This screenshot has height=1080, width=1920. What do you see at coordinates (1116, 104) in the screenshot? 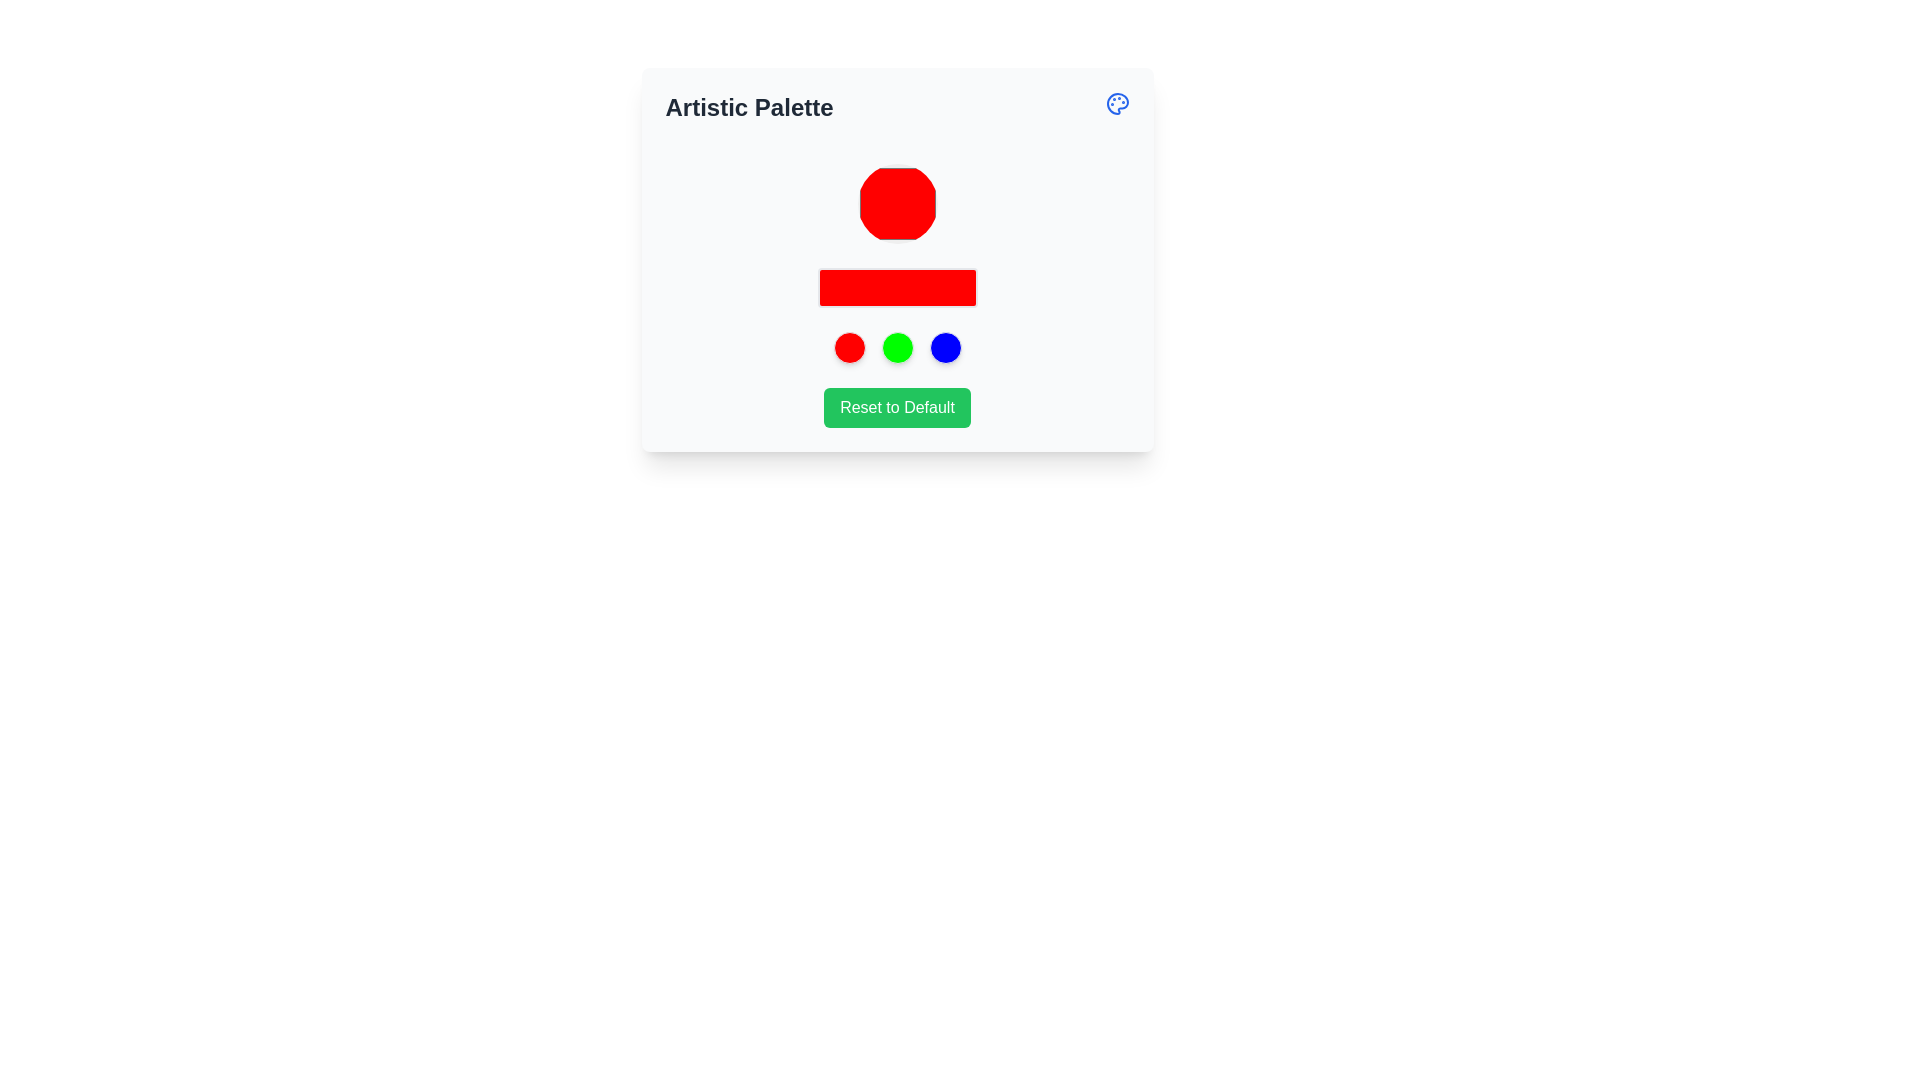
I see `the decorative SVG icon resembling a painter's palette located in the top-right corner of the card displaying 'Artistic Palette'` at bounding box center [1116, 104].